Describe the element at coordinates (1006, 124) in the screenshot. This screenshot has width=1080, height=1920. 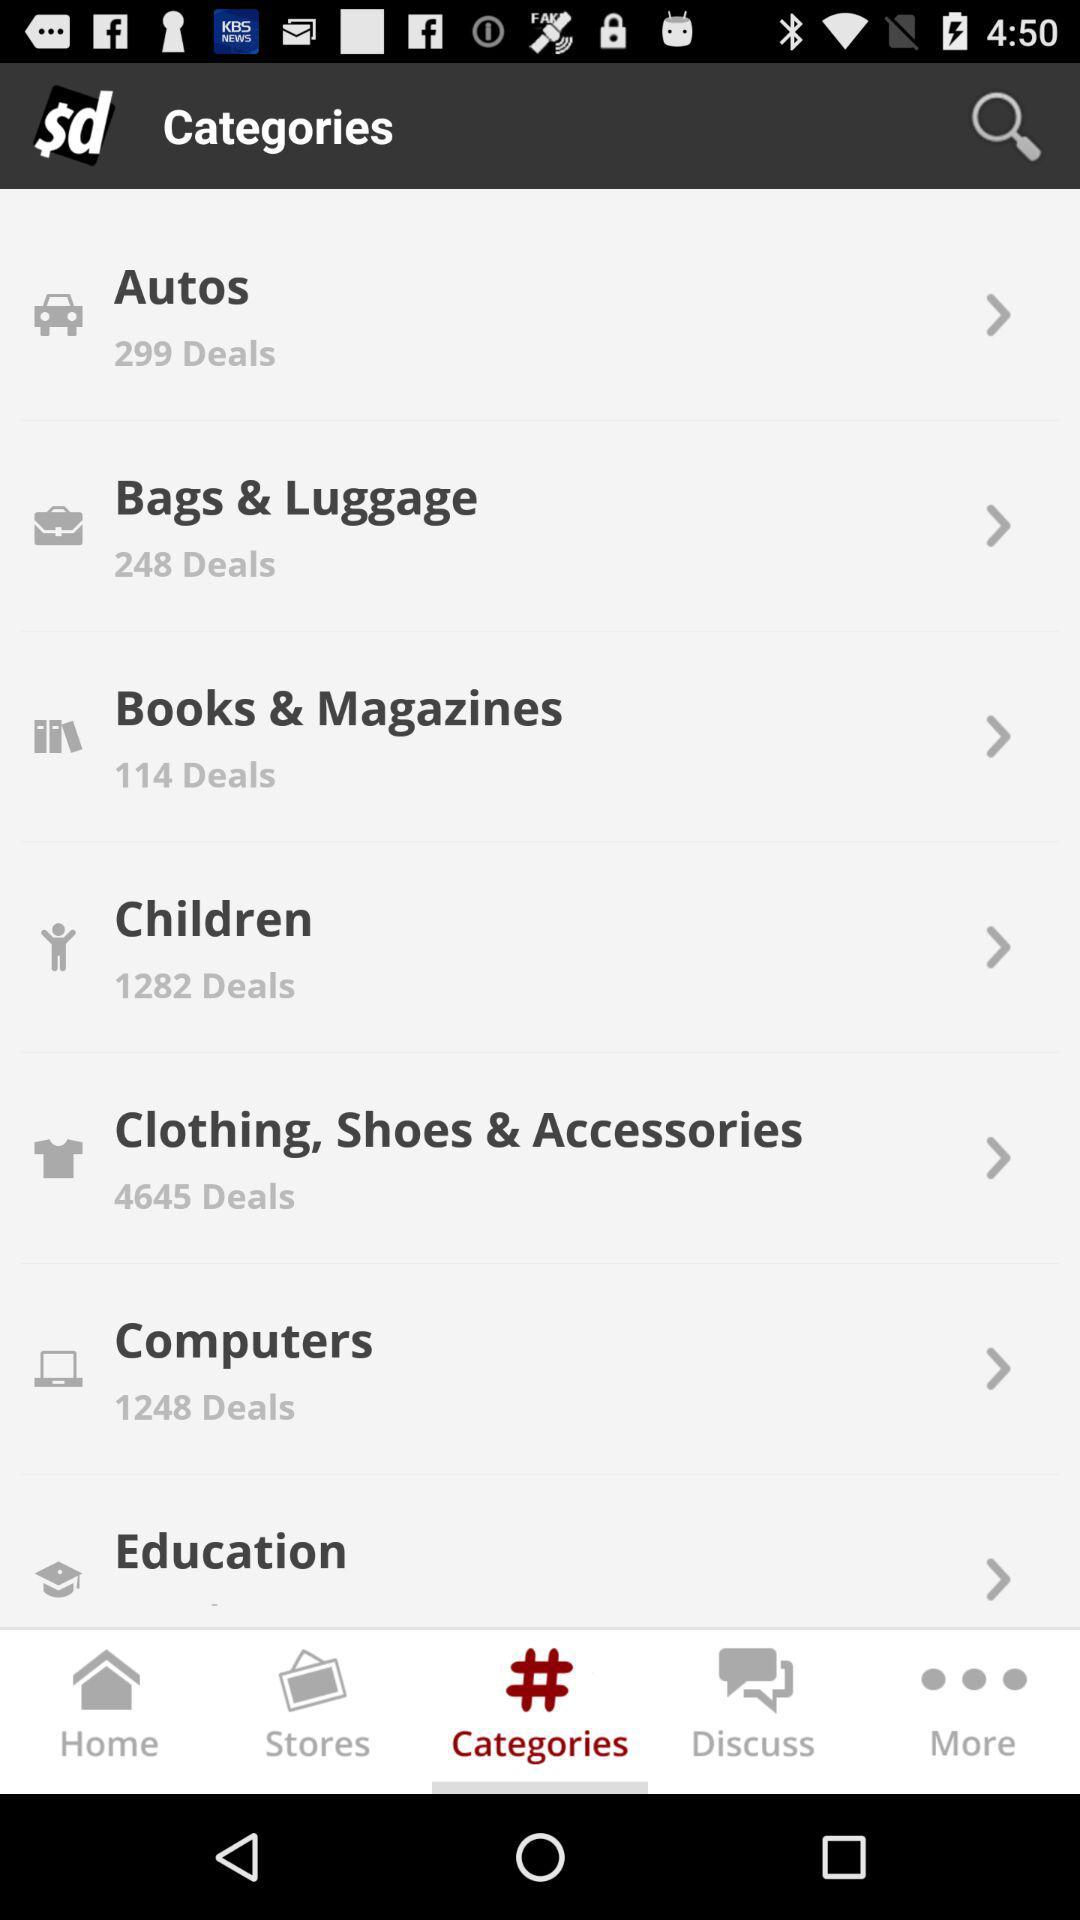
I see `icon next to the    categories icon` at that location.